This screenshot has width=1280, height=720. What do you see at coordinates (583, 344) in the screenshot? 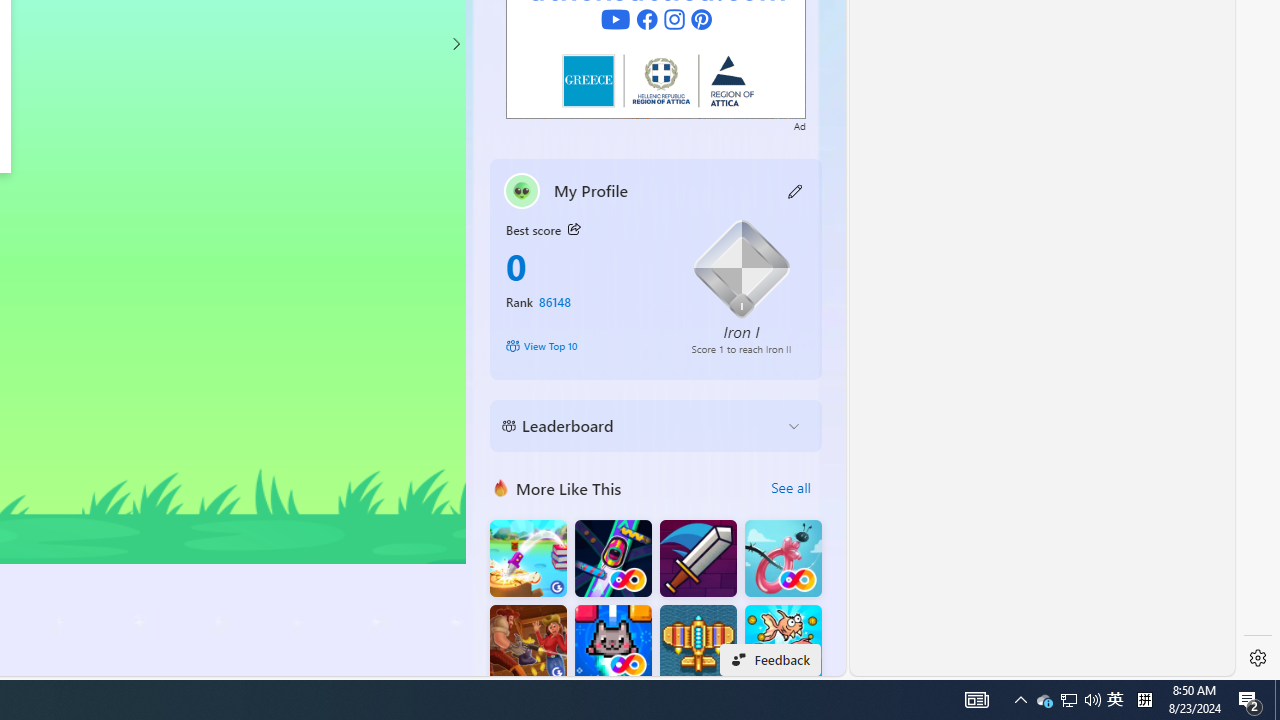
I see `'View Top 10'` at bounding box center [583, 344].